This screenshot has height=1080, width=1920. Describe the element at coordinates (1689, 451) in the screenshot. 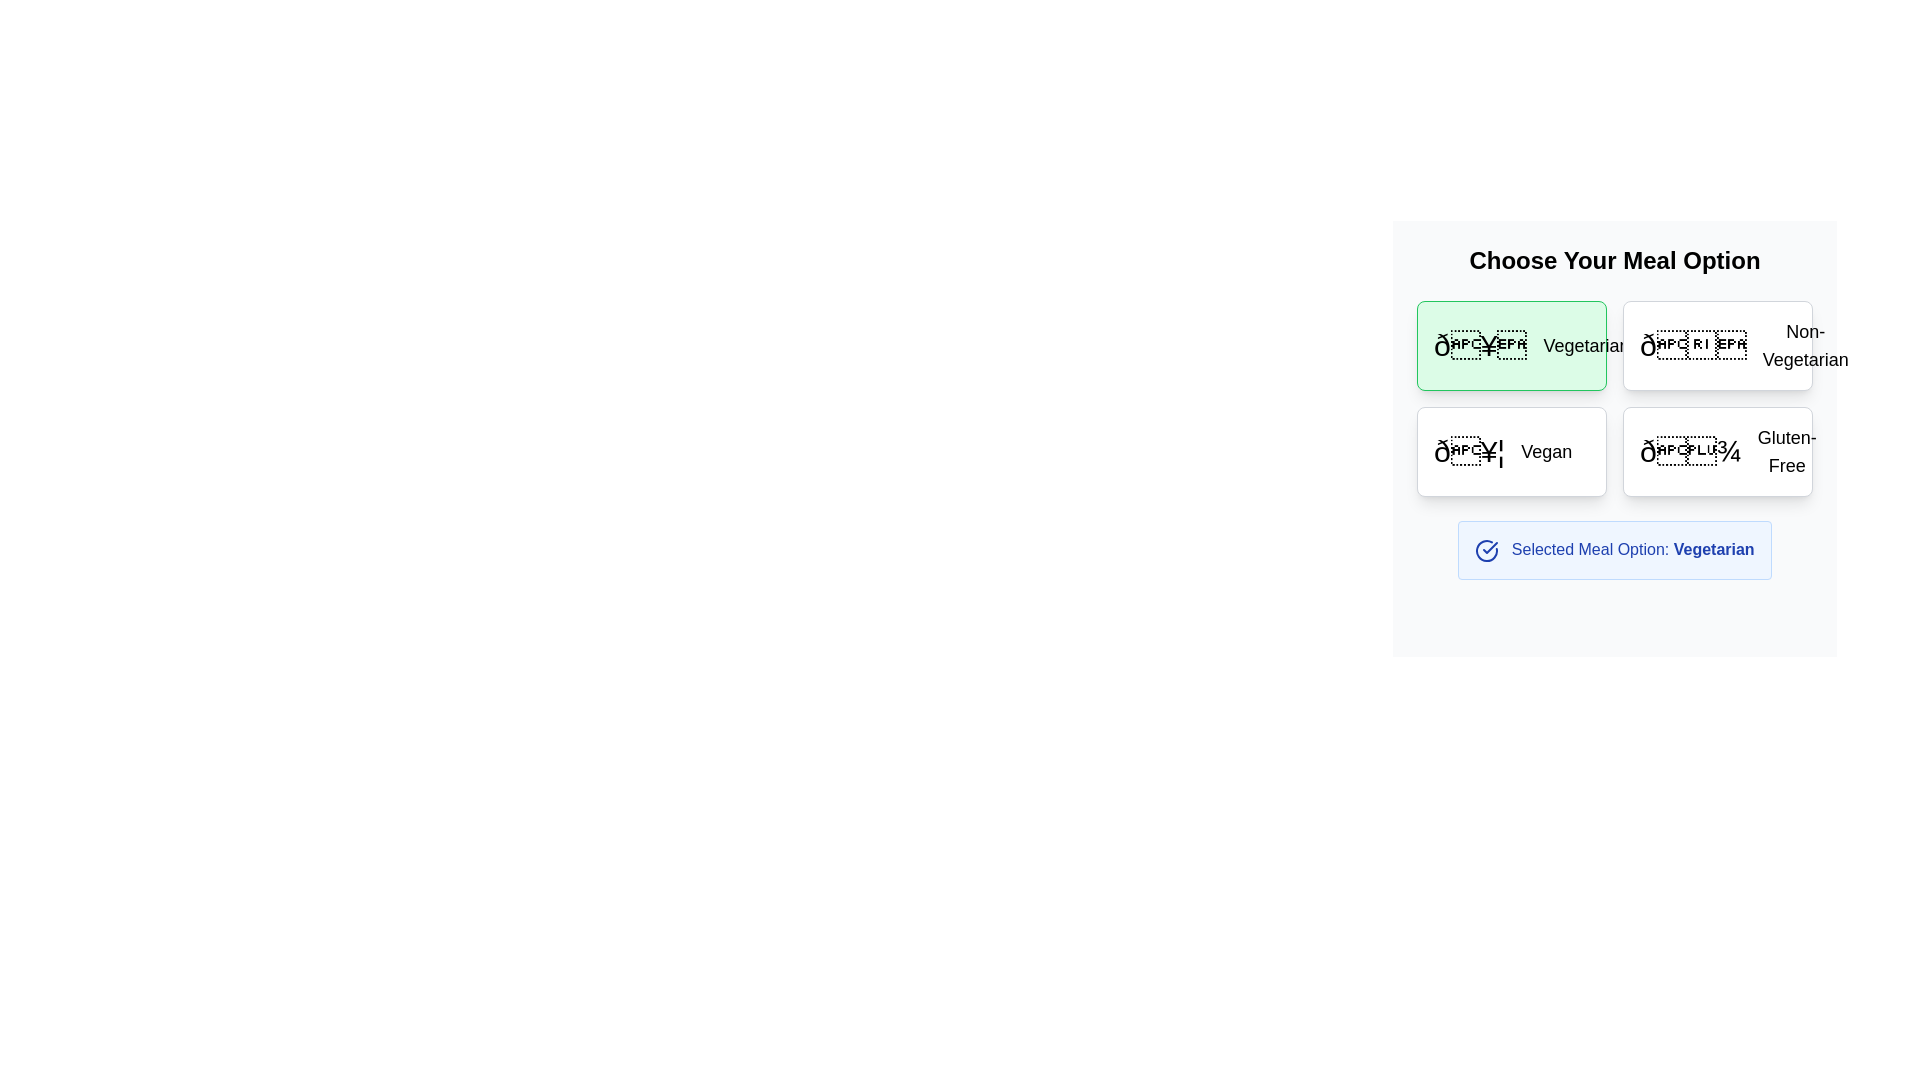

I see `the decorative 'Gluten-Free' icon located in the lower-right corner of the meal options section` at that location.